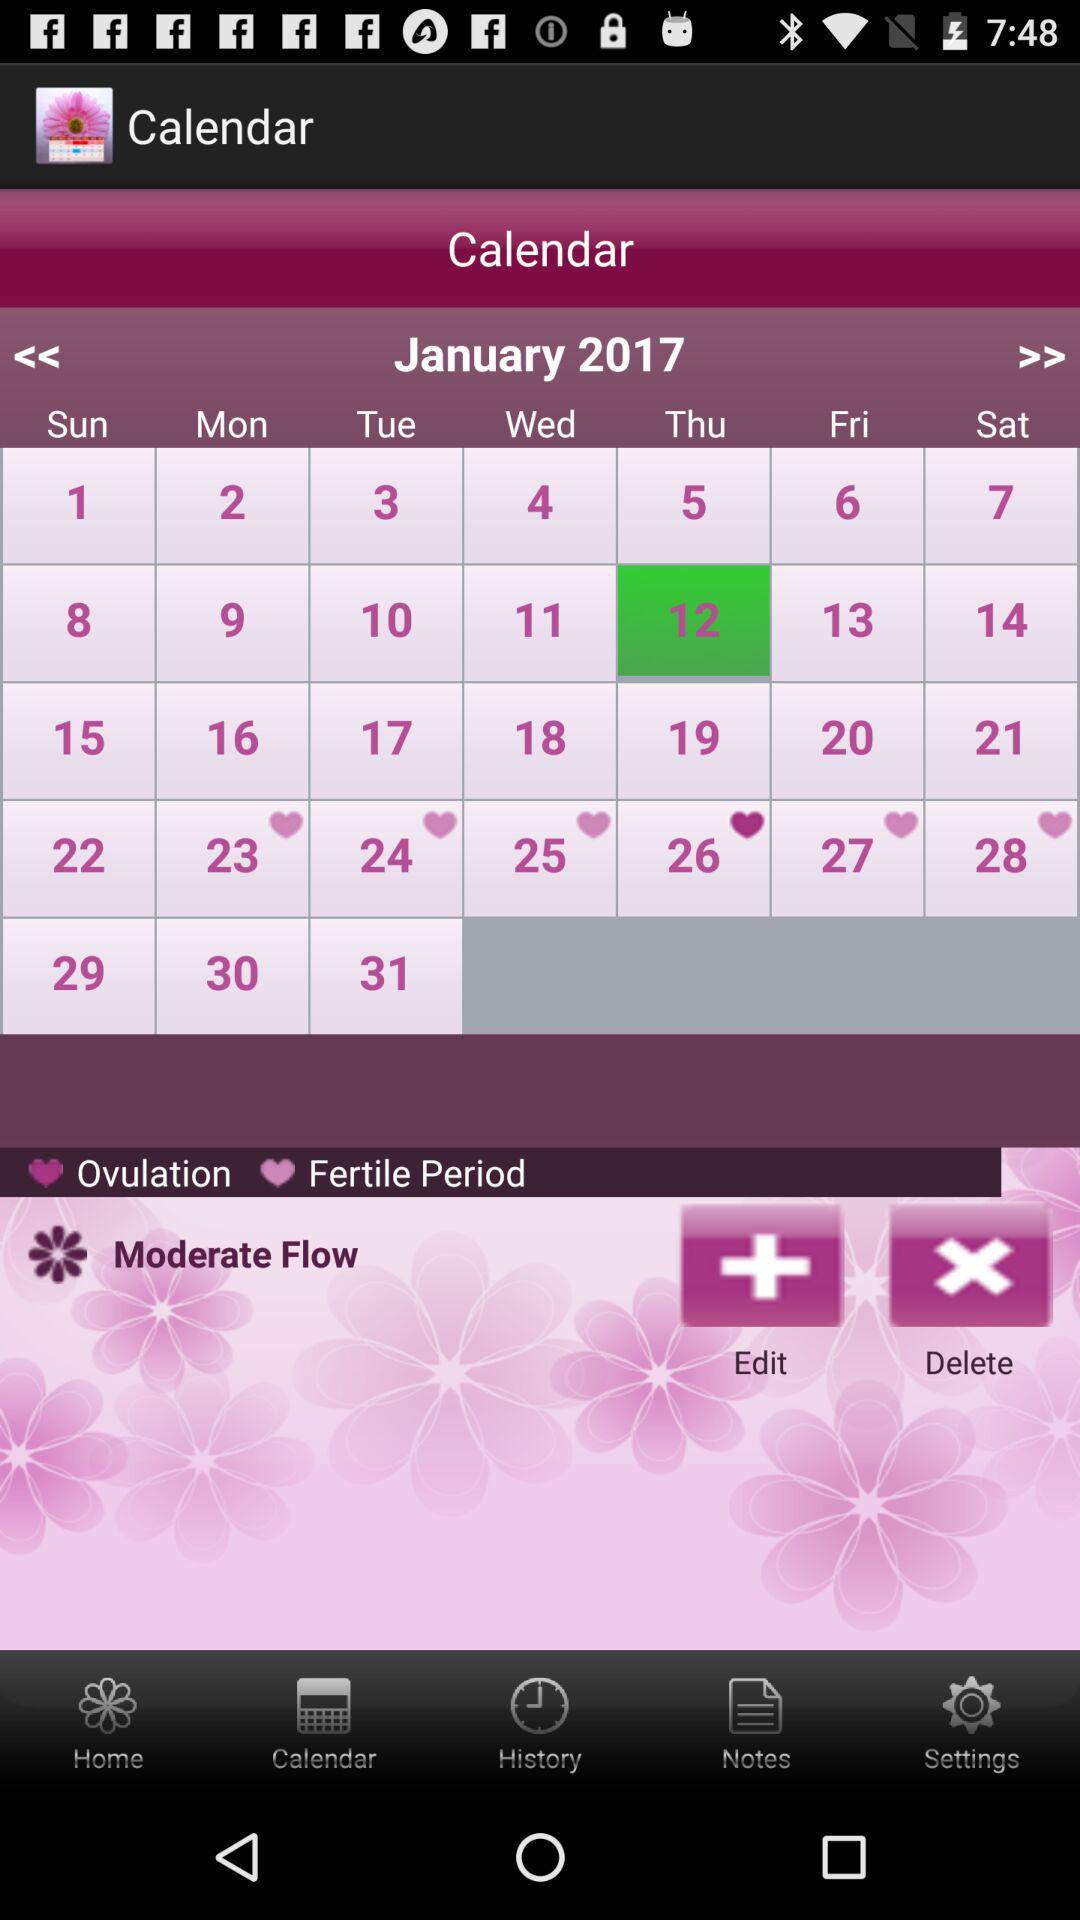 This screenshot has height=1920, width=1080. Describe the element at coordinates (971, 1721) in the screenshot. I see `setting` at that location.